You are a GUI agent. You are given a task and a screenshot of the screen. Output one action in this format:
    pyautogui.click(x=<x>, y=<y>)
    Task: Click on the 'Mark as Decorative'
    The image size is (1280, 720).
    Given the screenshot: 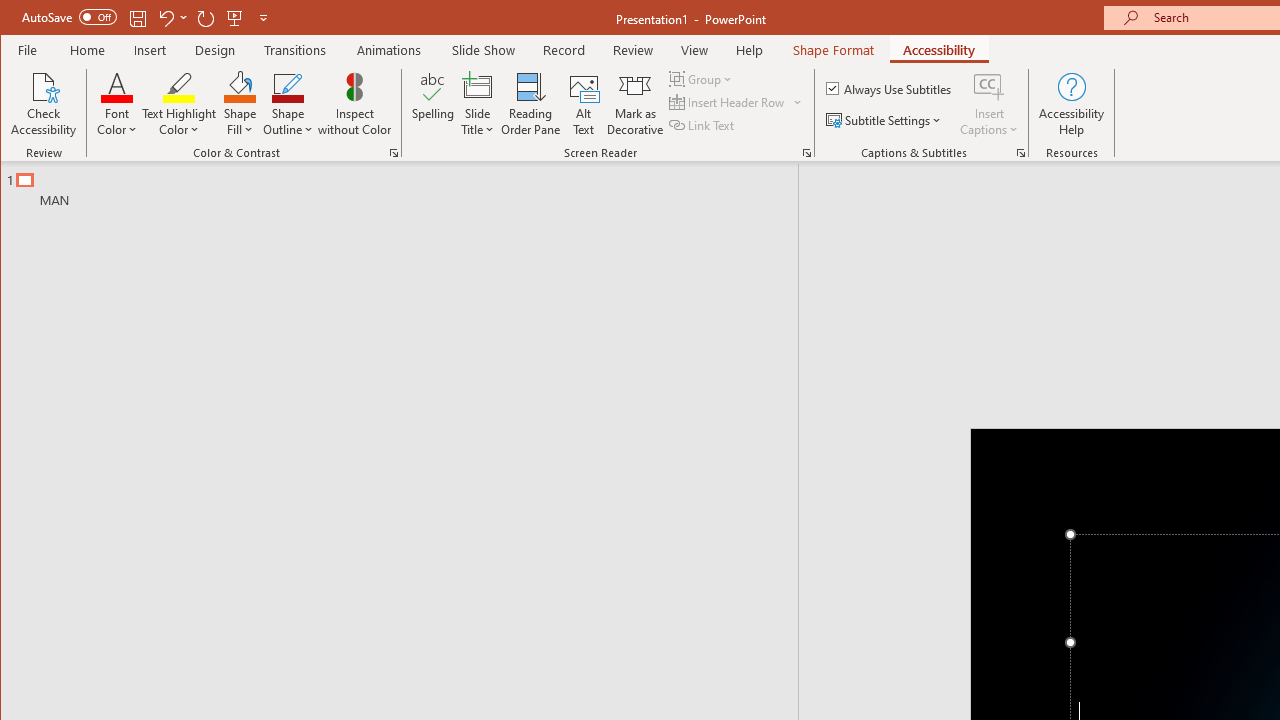 What is the action you would take?
    pyautogui.click(x=634, y=104)
    